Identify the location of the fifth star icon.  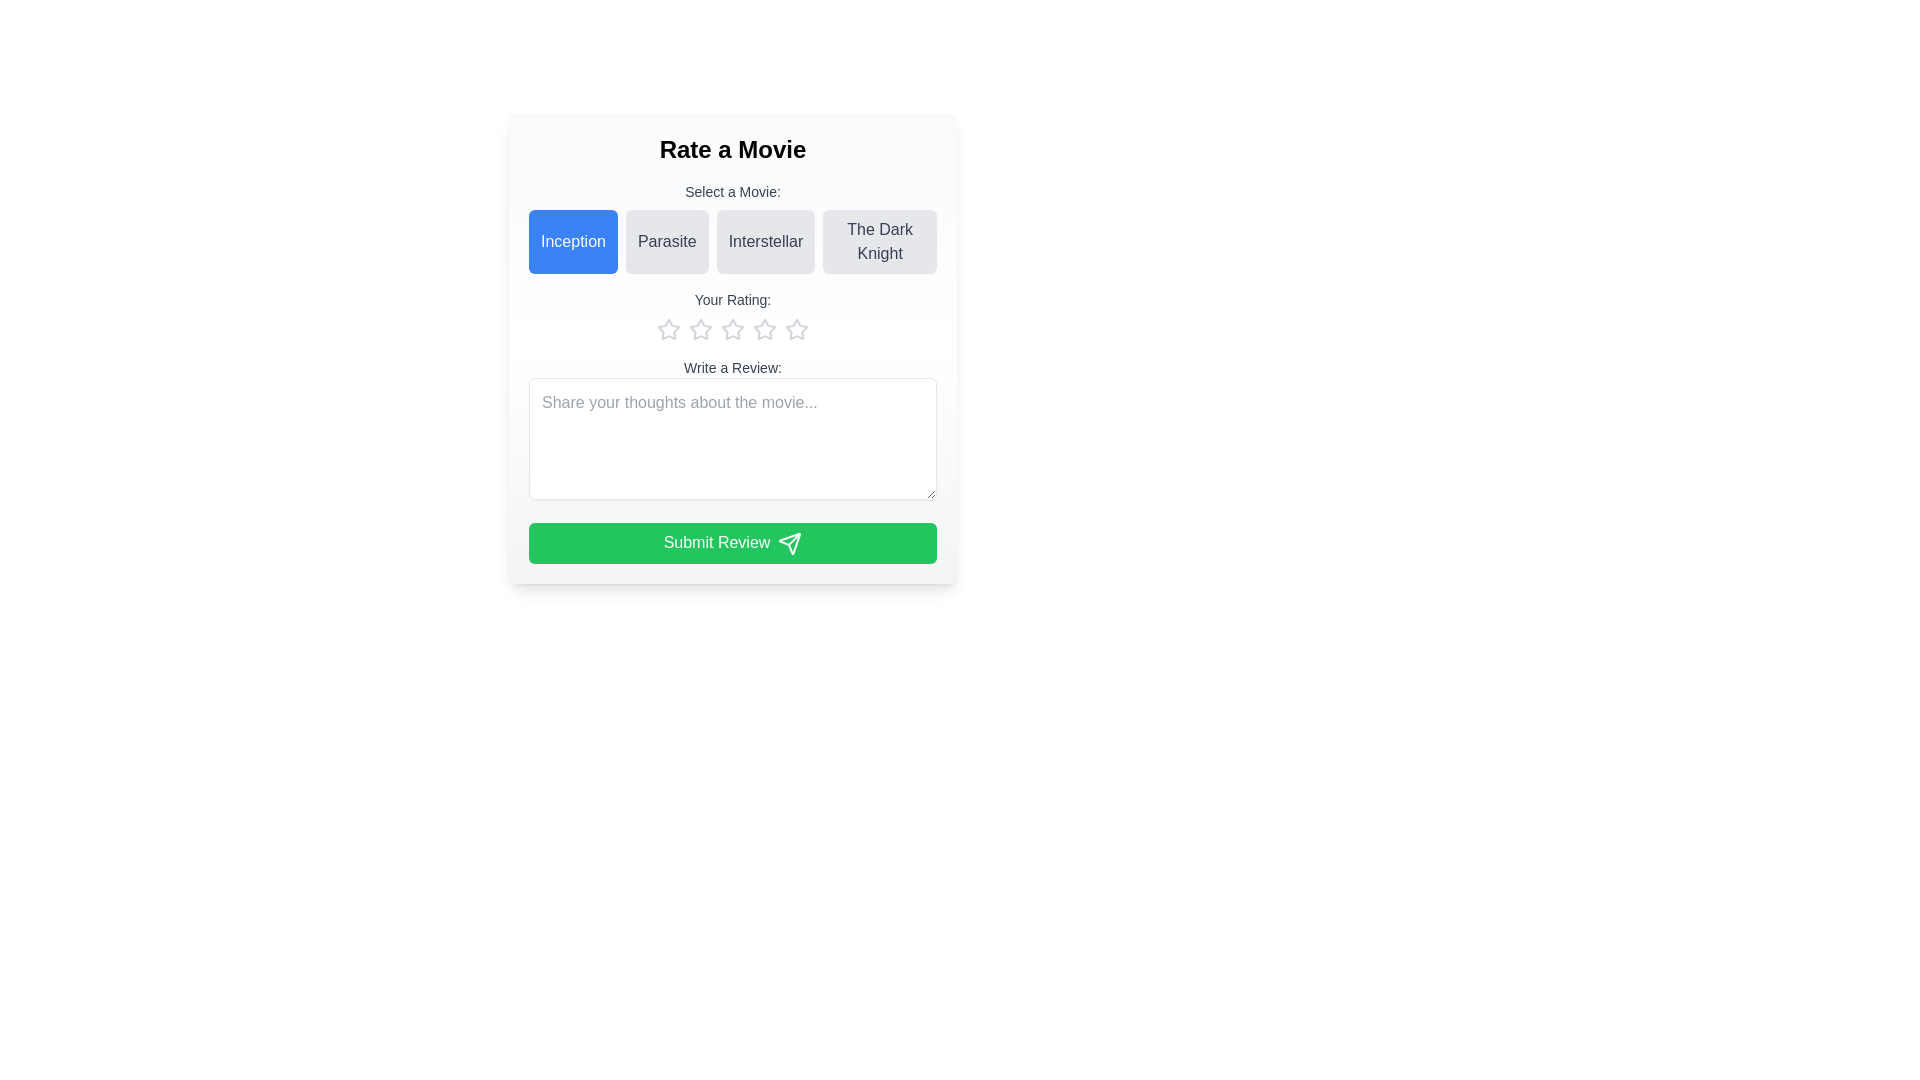
(795, 328).